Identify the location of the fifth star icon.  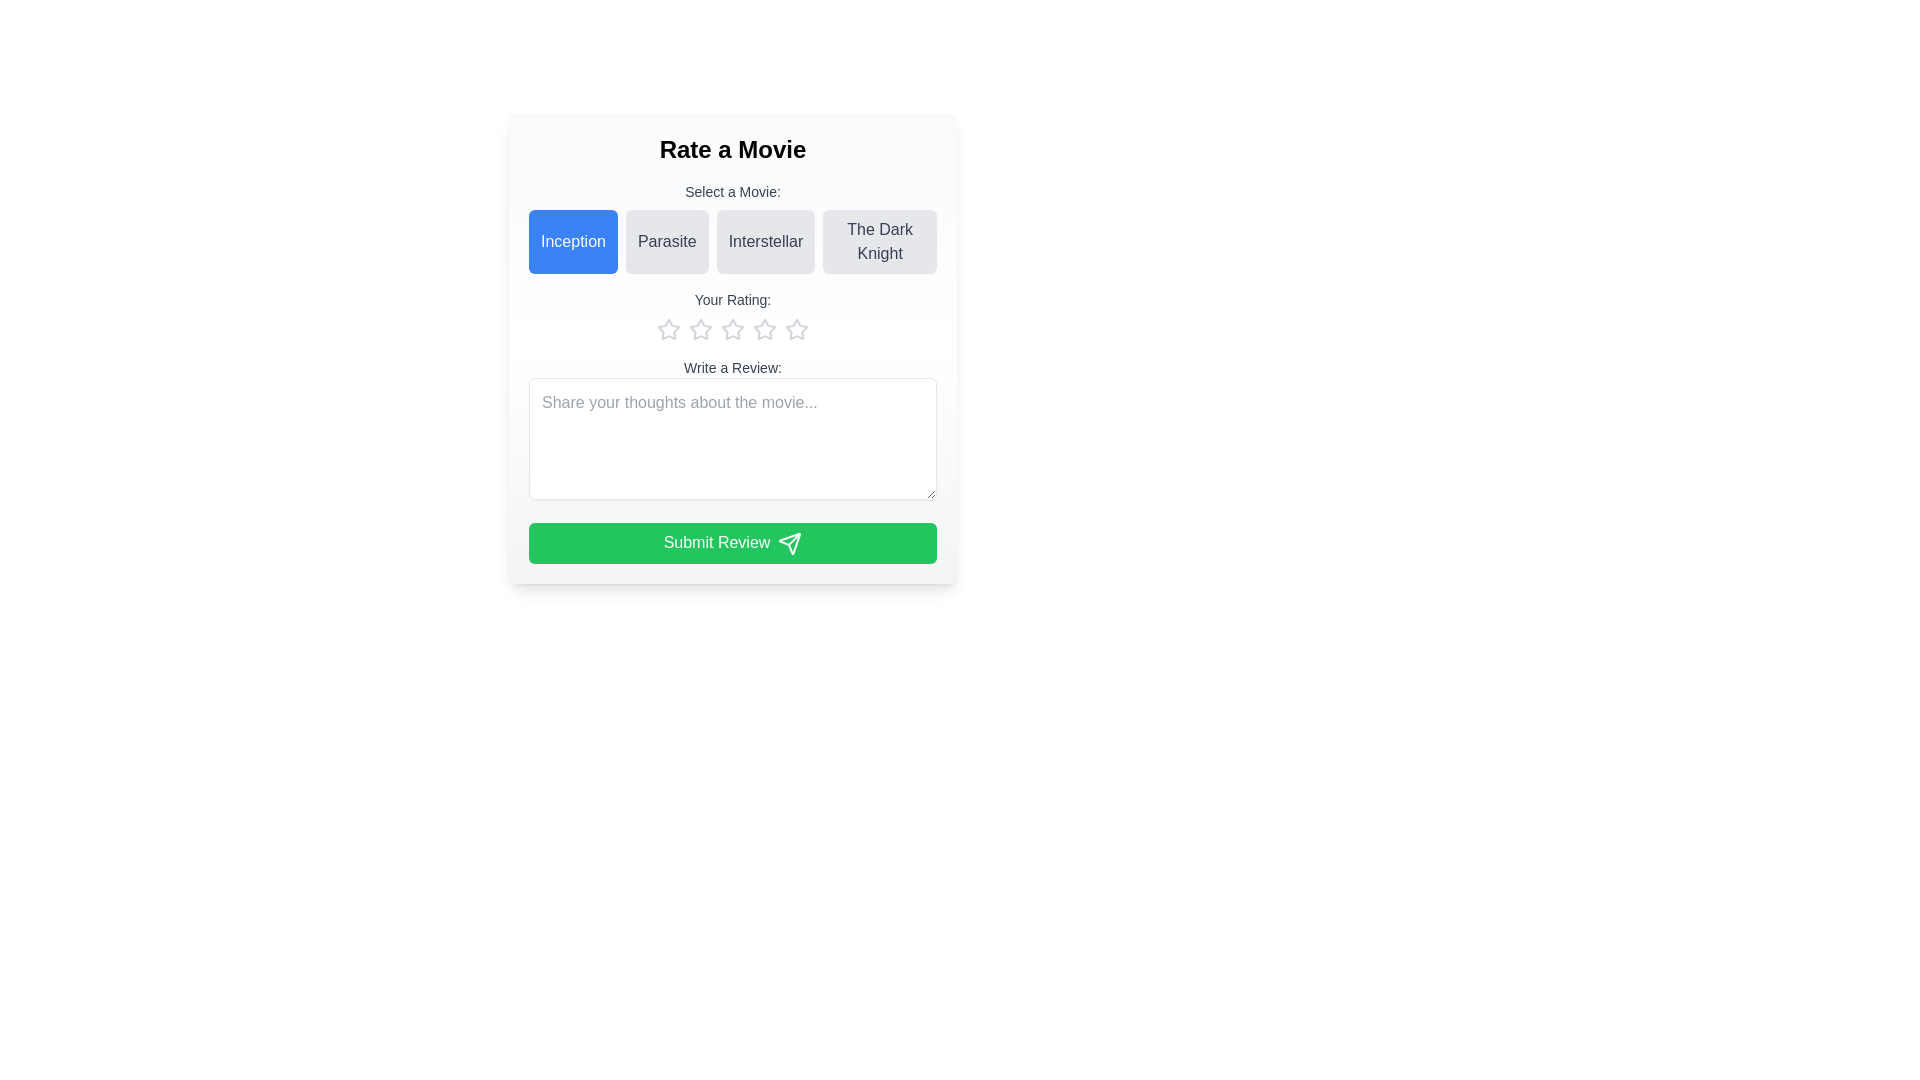
(795, 328).